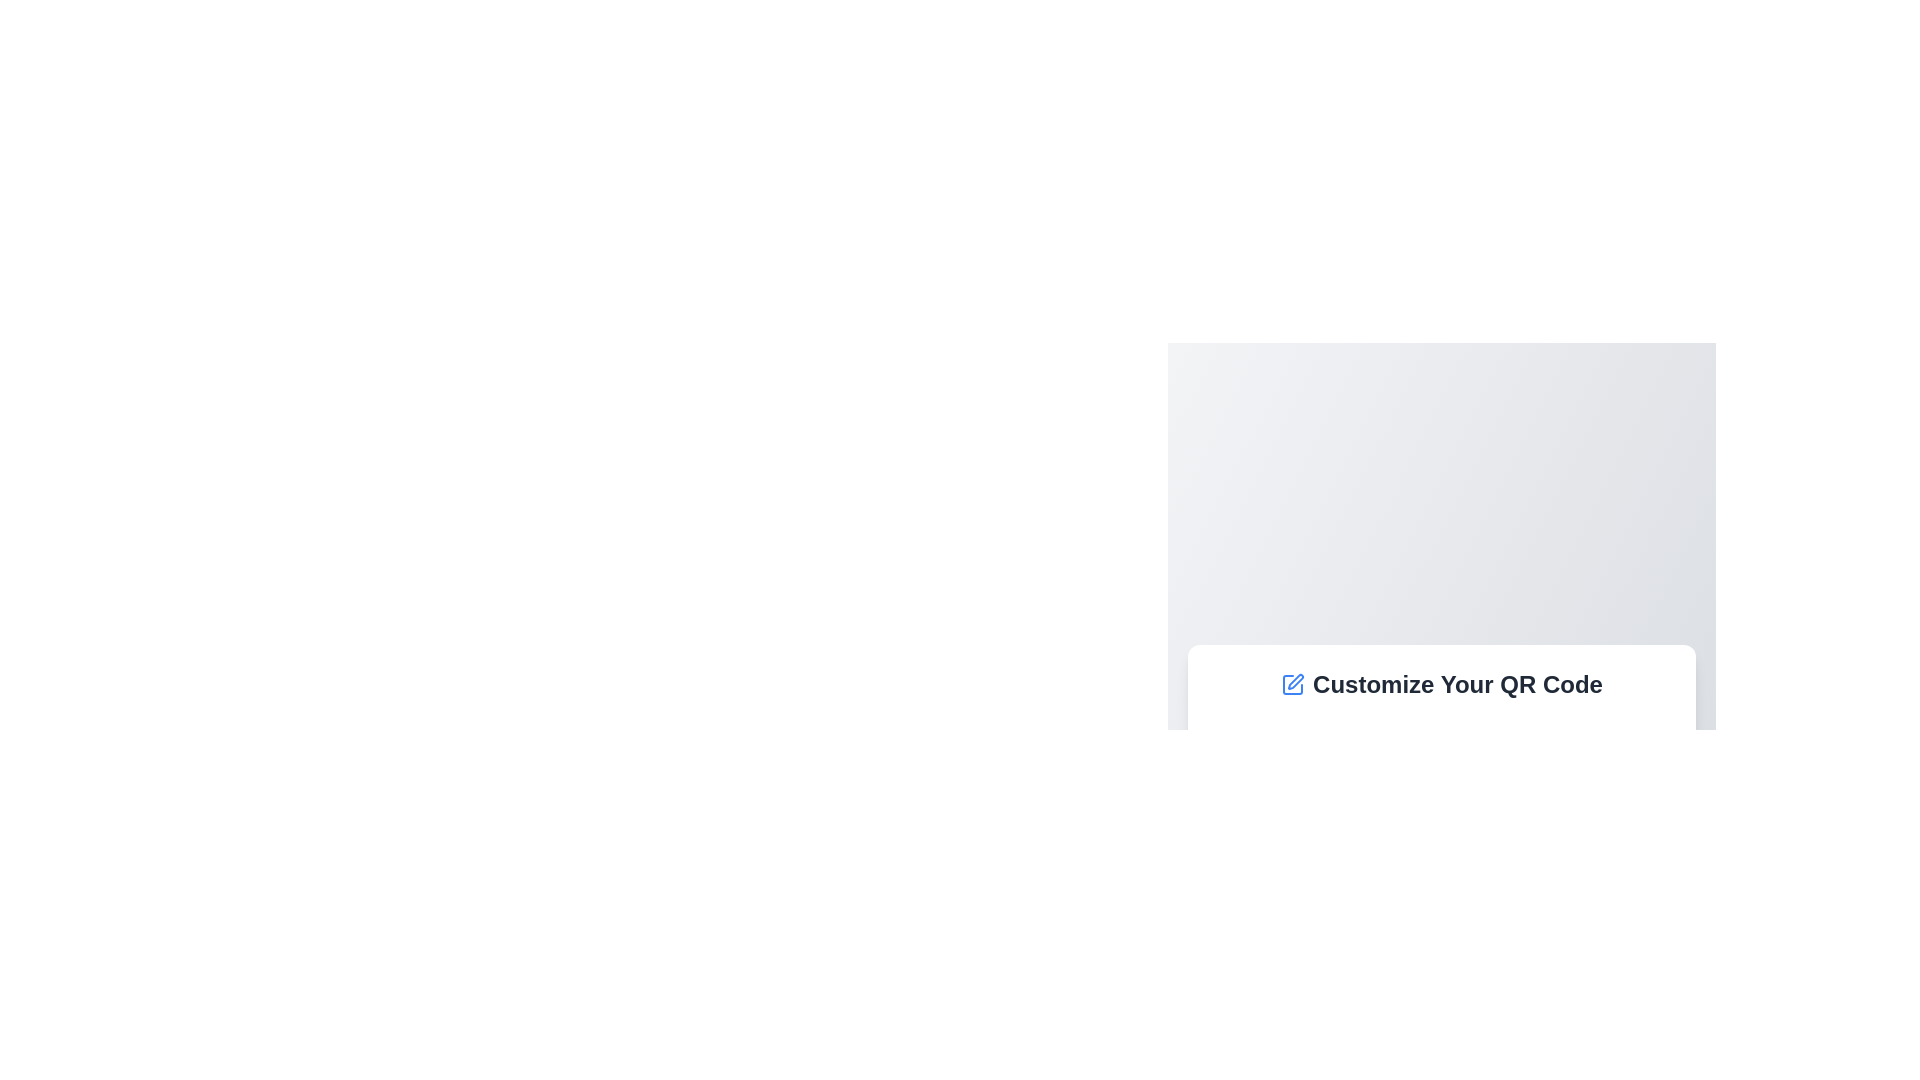  Describe the element at coordinates (1293, 684) in the screenshot. I see `the icon located next to the text 'Customize Your QR Code'` at that location.